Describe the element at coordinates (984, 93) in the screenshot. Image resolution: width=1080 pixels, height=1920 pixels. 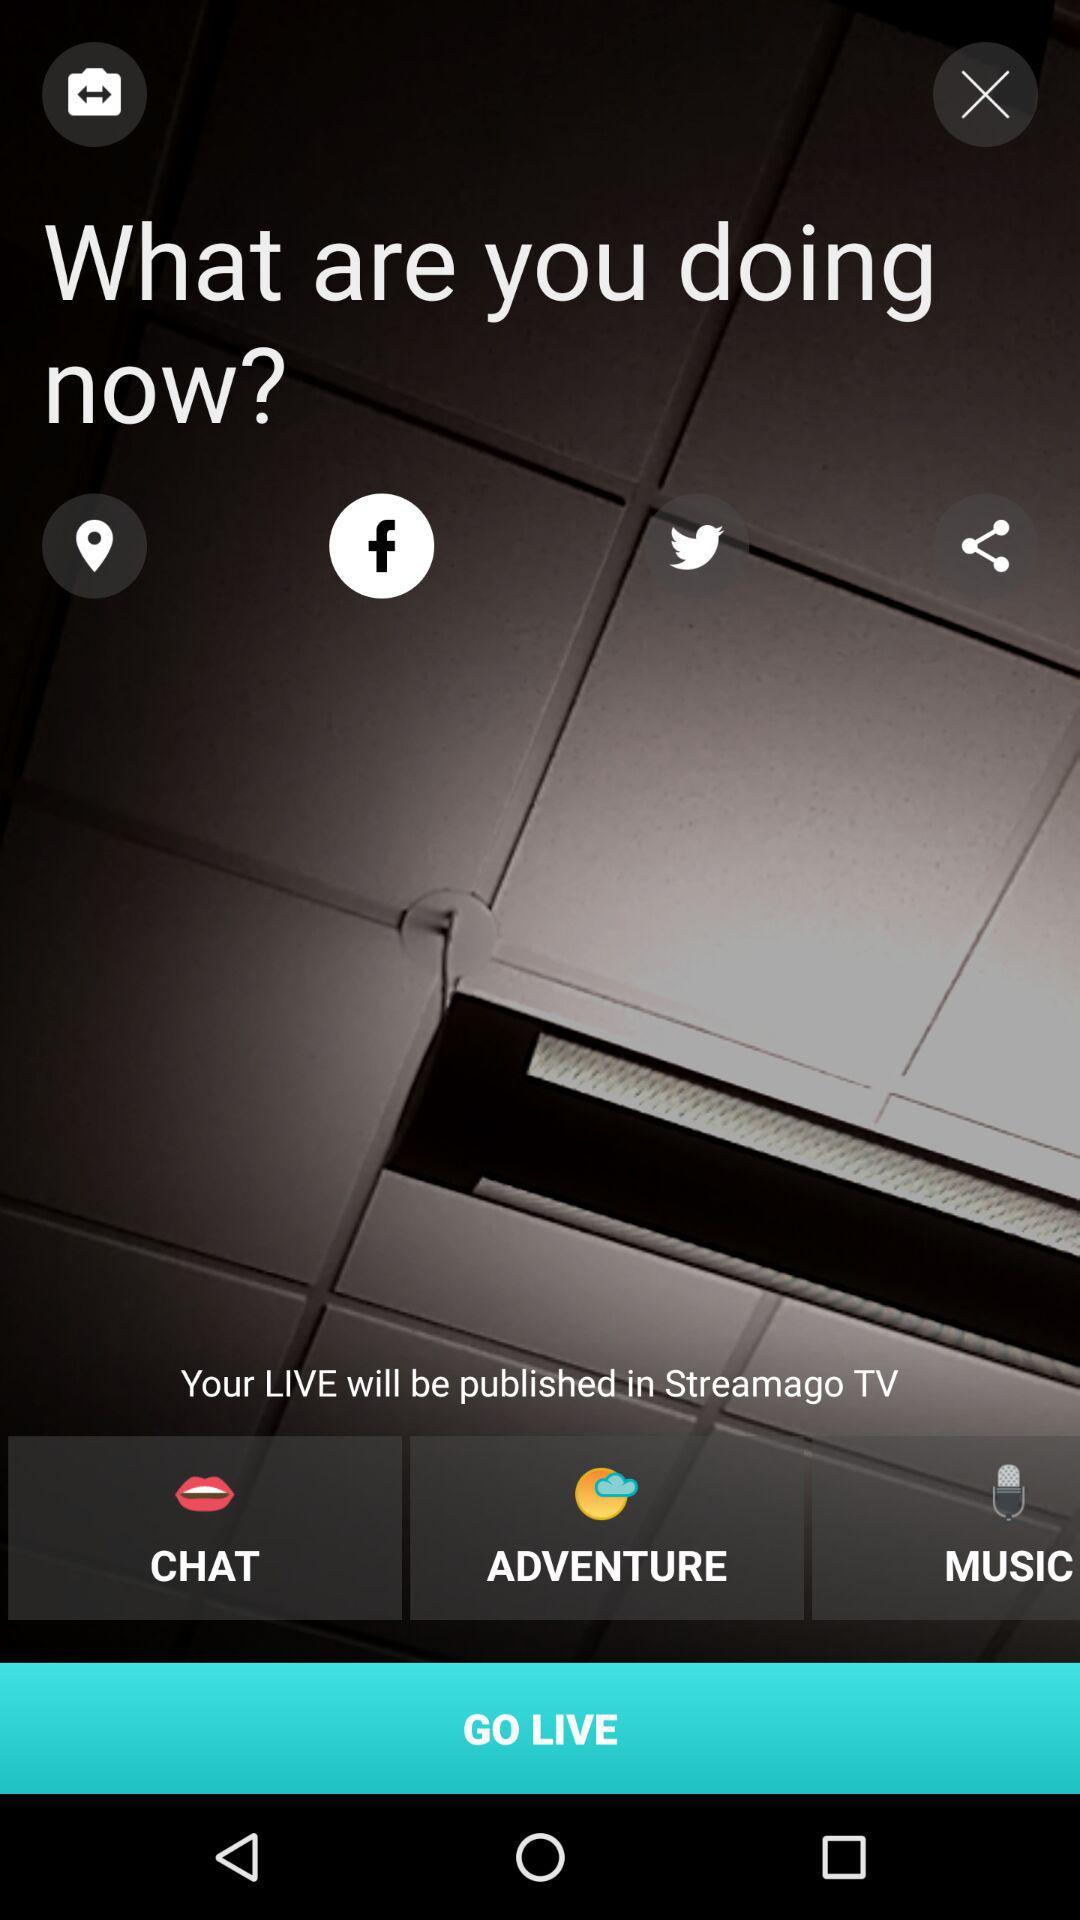
I see `exit` at that location.